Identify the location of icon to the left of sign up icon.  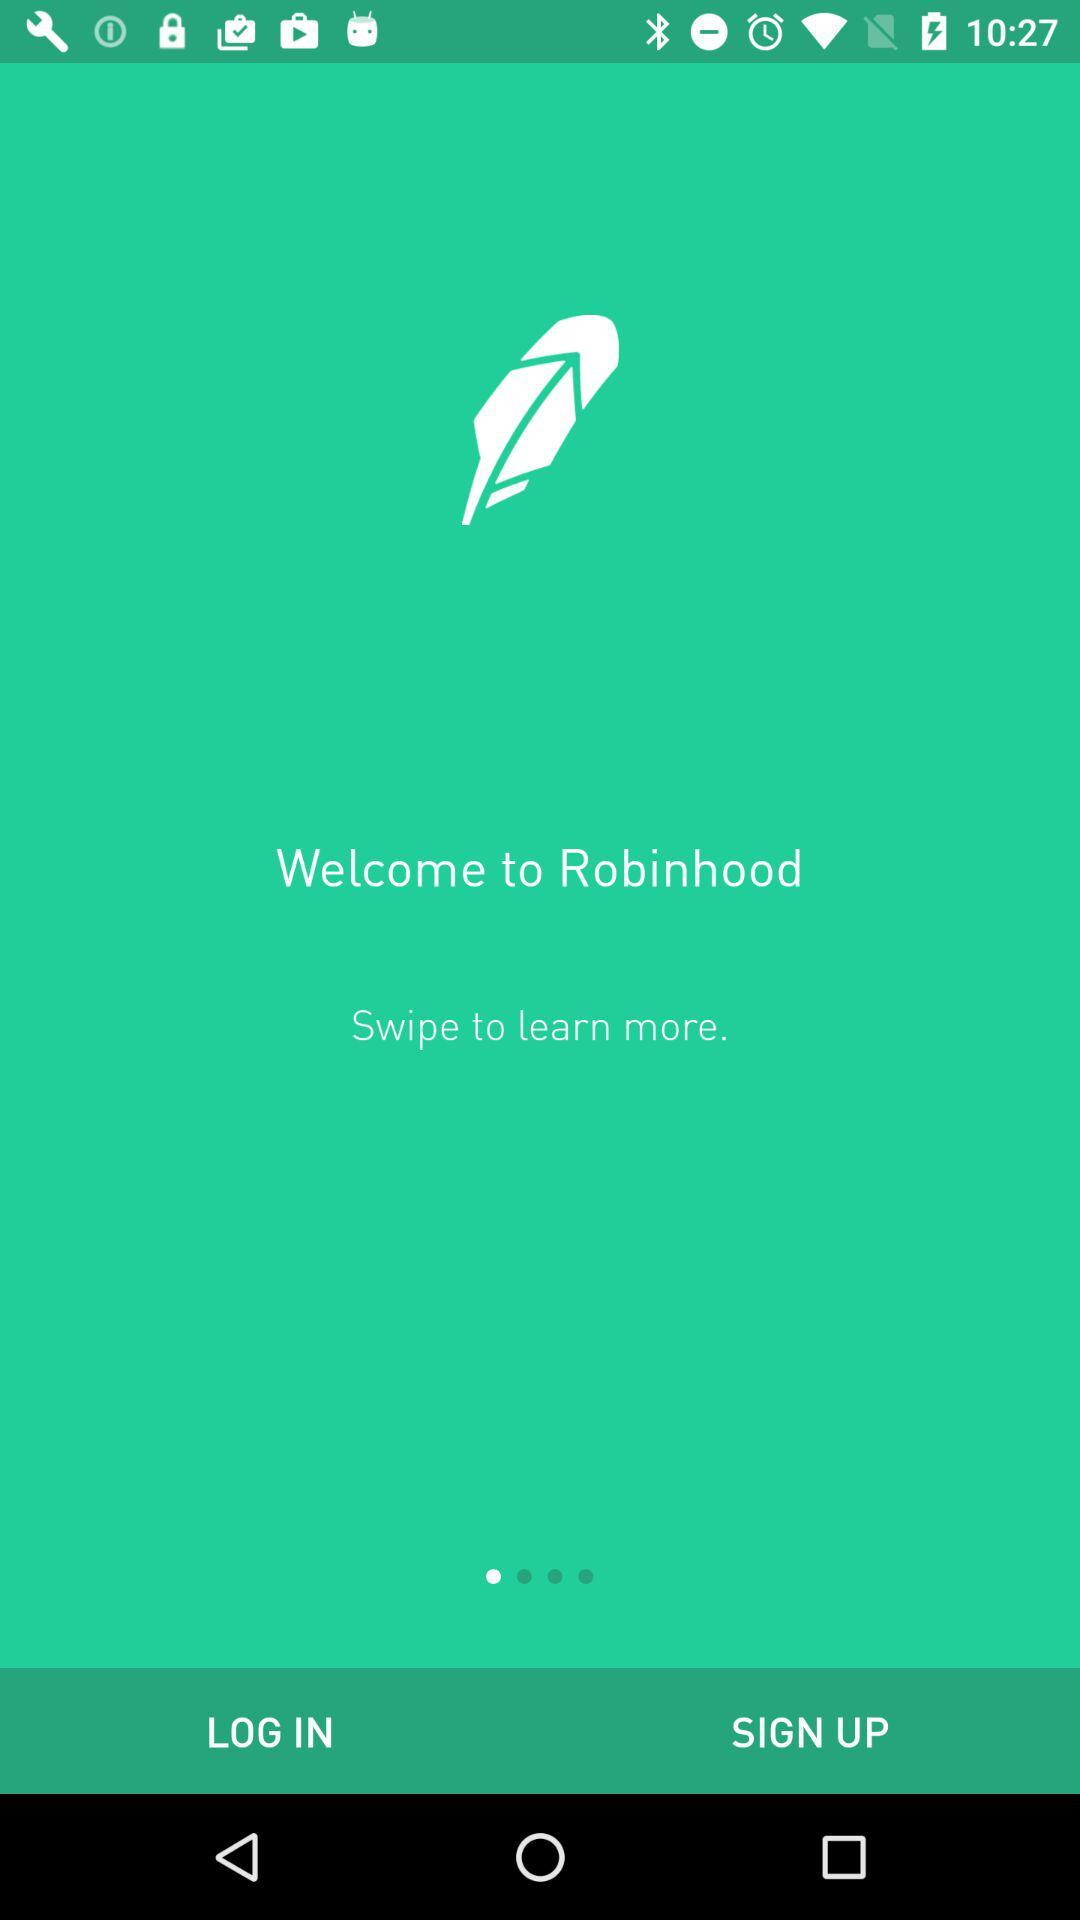
(270, 1730).